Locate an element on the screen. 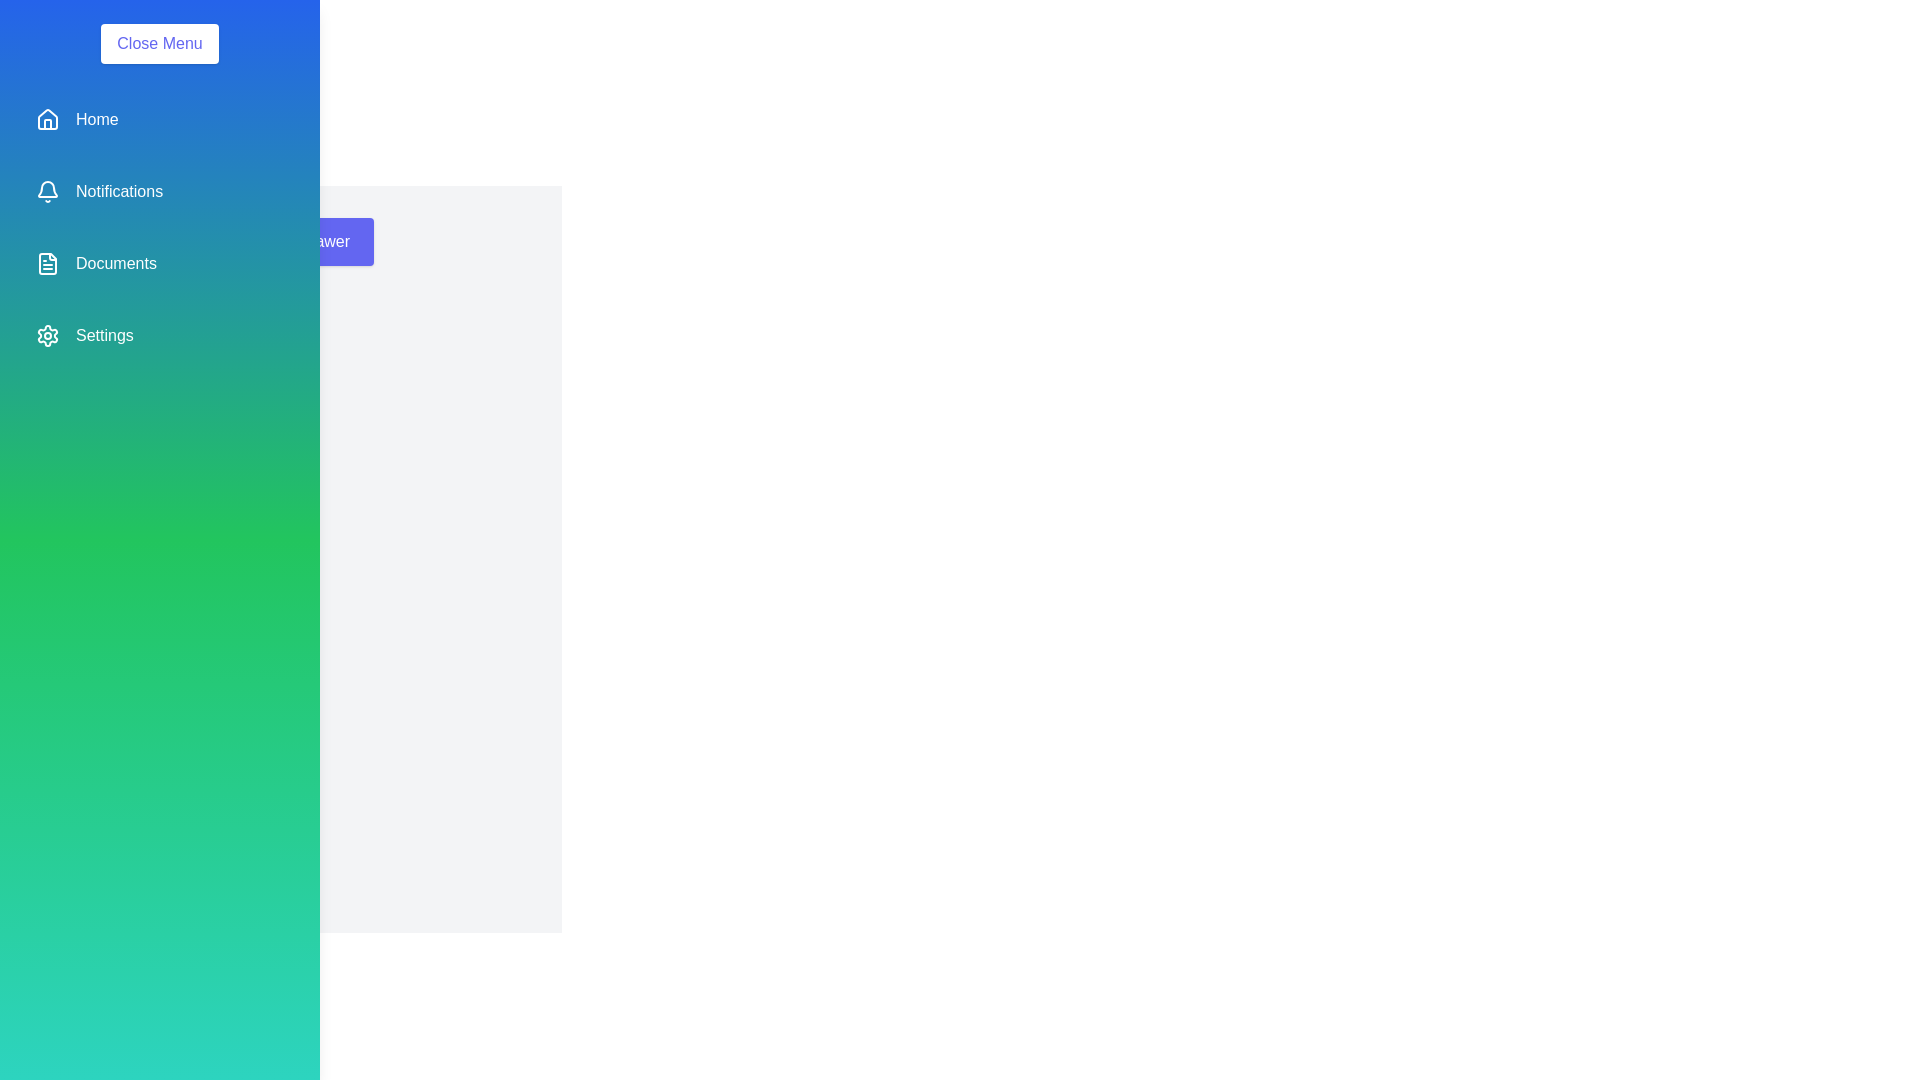 The image size is (1920, 1080). the menu item Notifications from the list is located at coordinates (158, 192).